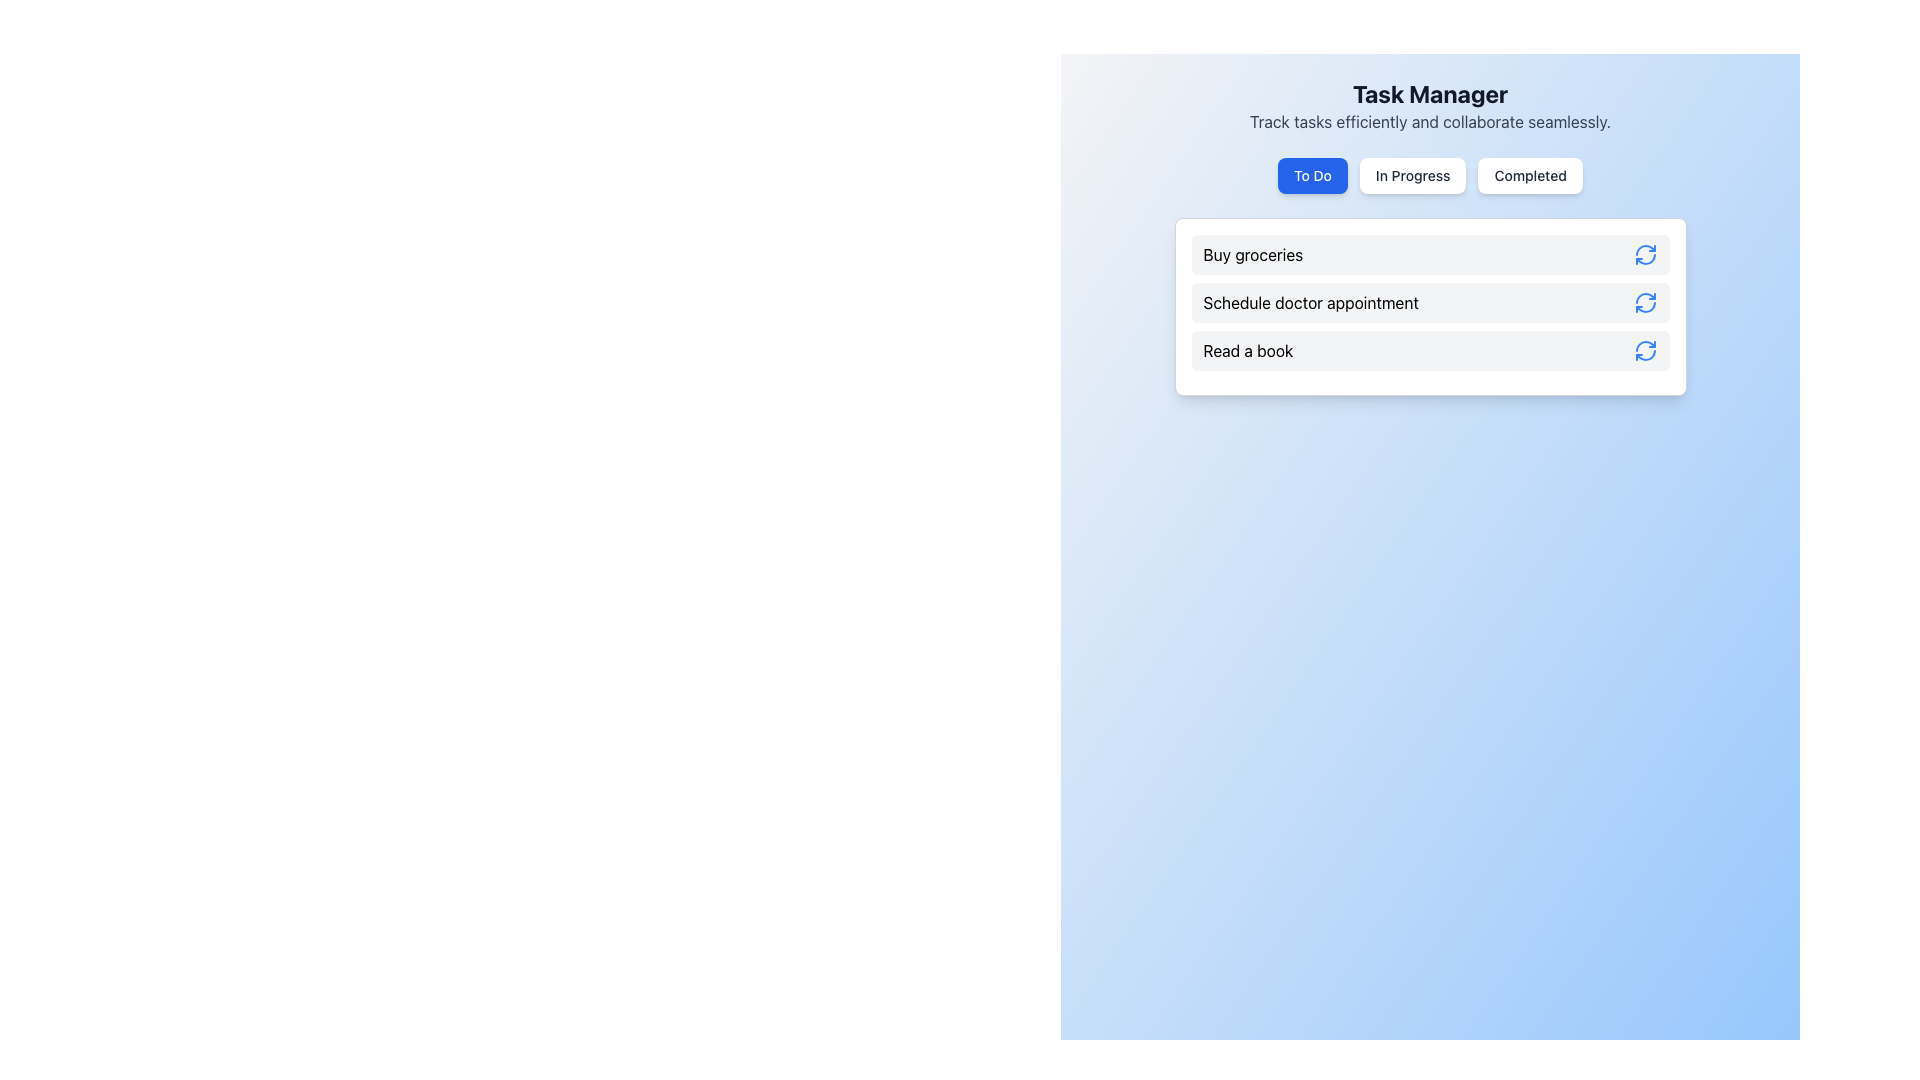 This screenshot has width=1920, height=1080. What do you see at coordinates (1429, 175) in the screenshot?
I see `the 'In Progress' button in the task state filter group to switch to the 'In Progress' task category` at bounding box center [1429, 175].